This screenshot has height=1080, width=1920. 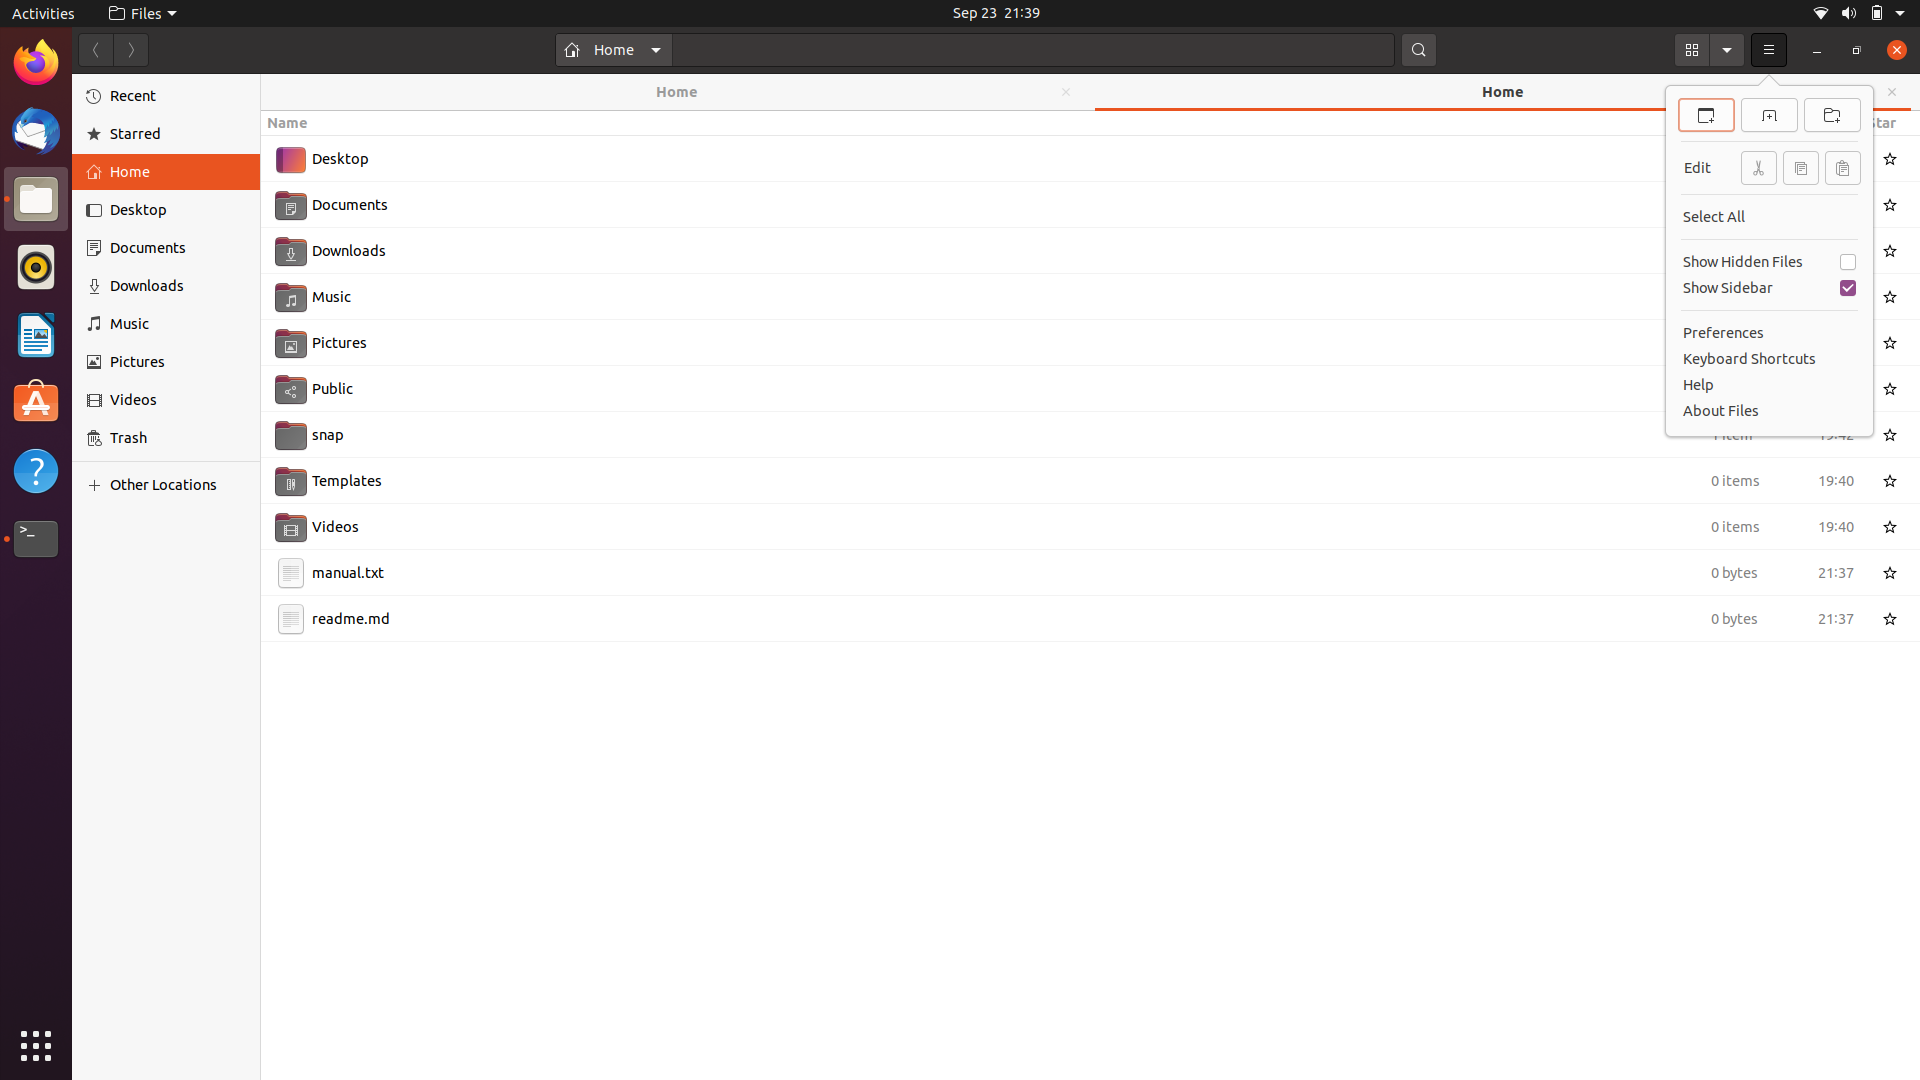 I want to click on Use keyboard keys to navigate and select the first choice from the menu, so click(x=1769, y=49).